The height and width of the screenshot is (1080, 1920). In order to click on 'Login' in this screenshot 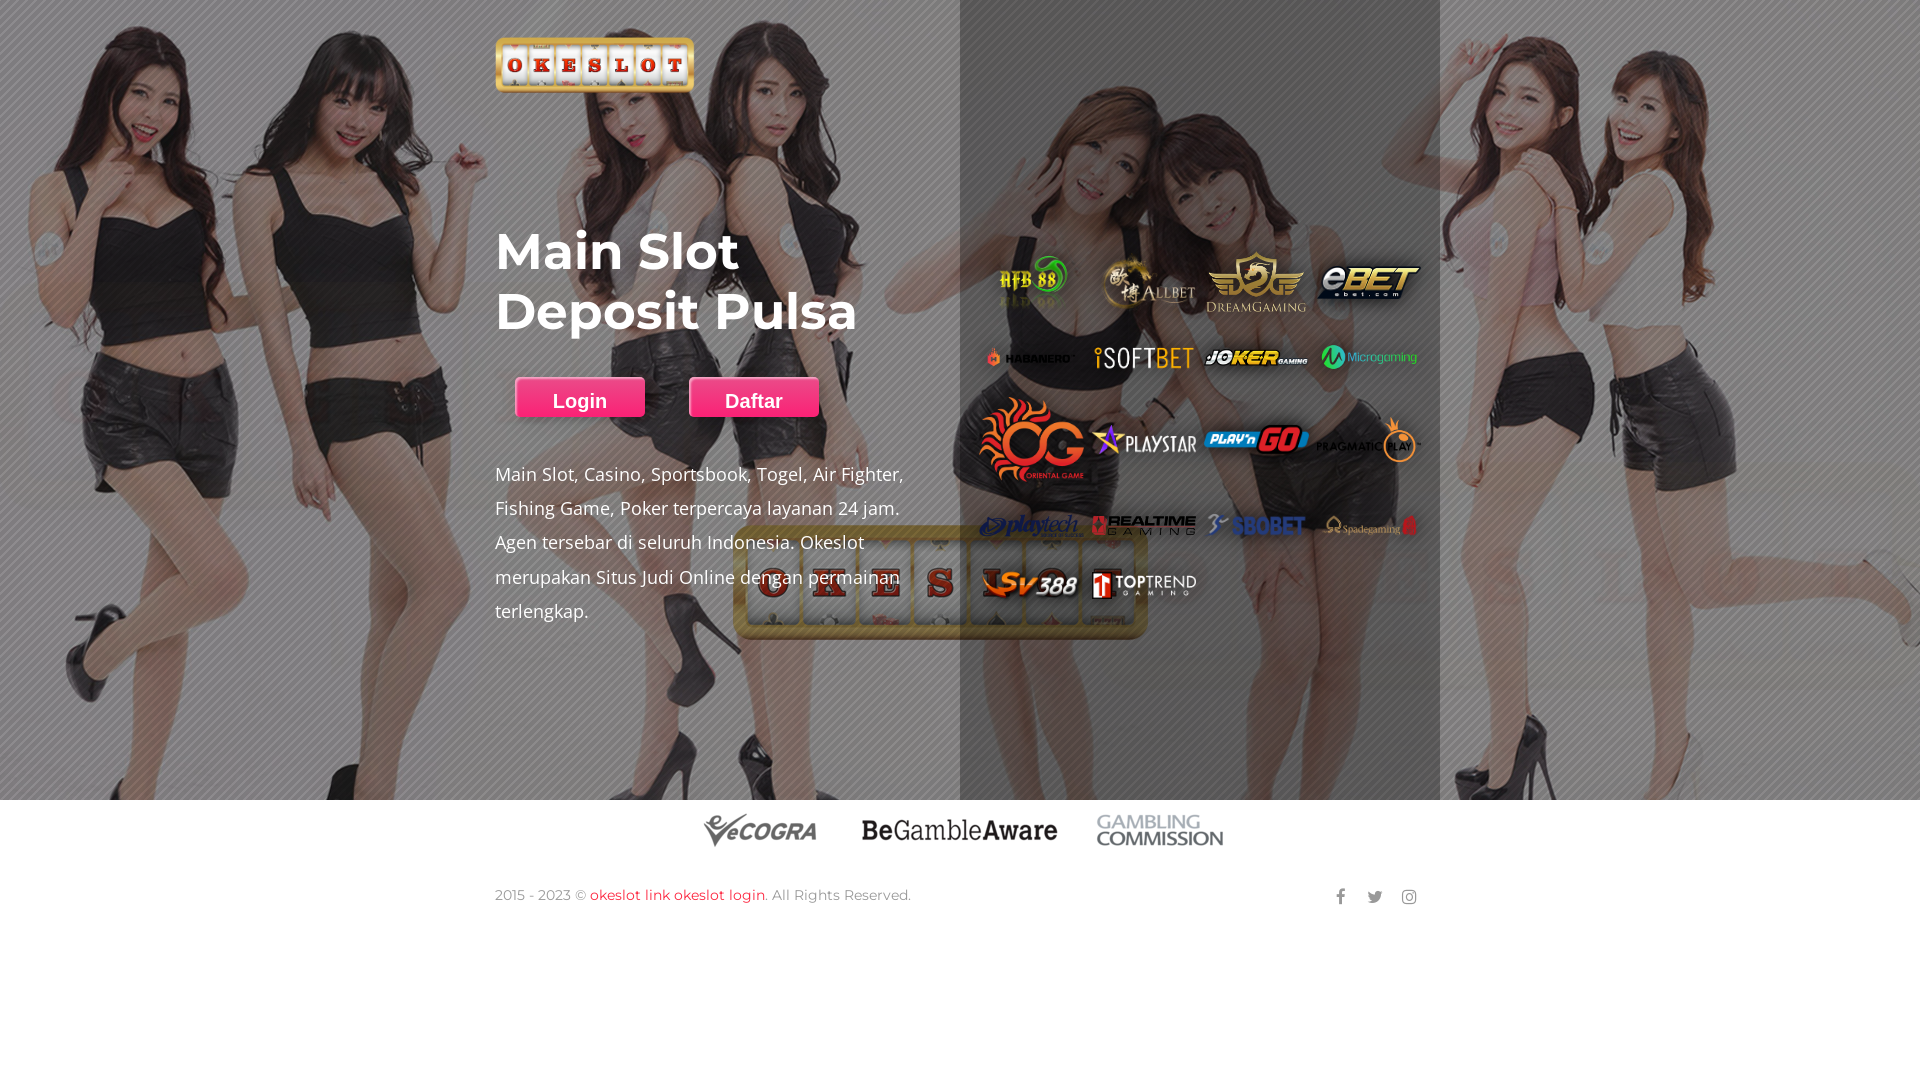, I will do `click(579, 402)`.